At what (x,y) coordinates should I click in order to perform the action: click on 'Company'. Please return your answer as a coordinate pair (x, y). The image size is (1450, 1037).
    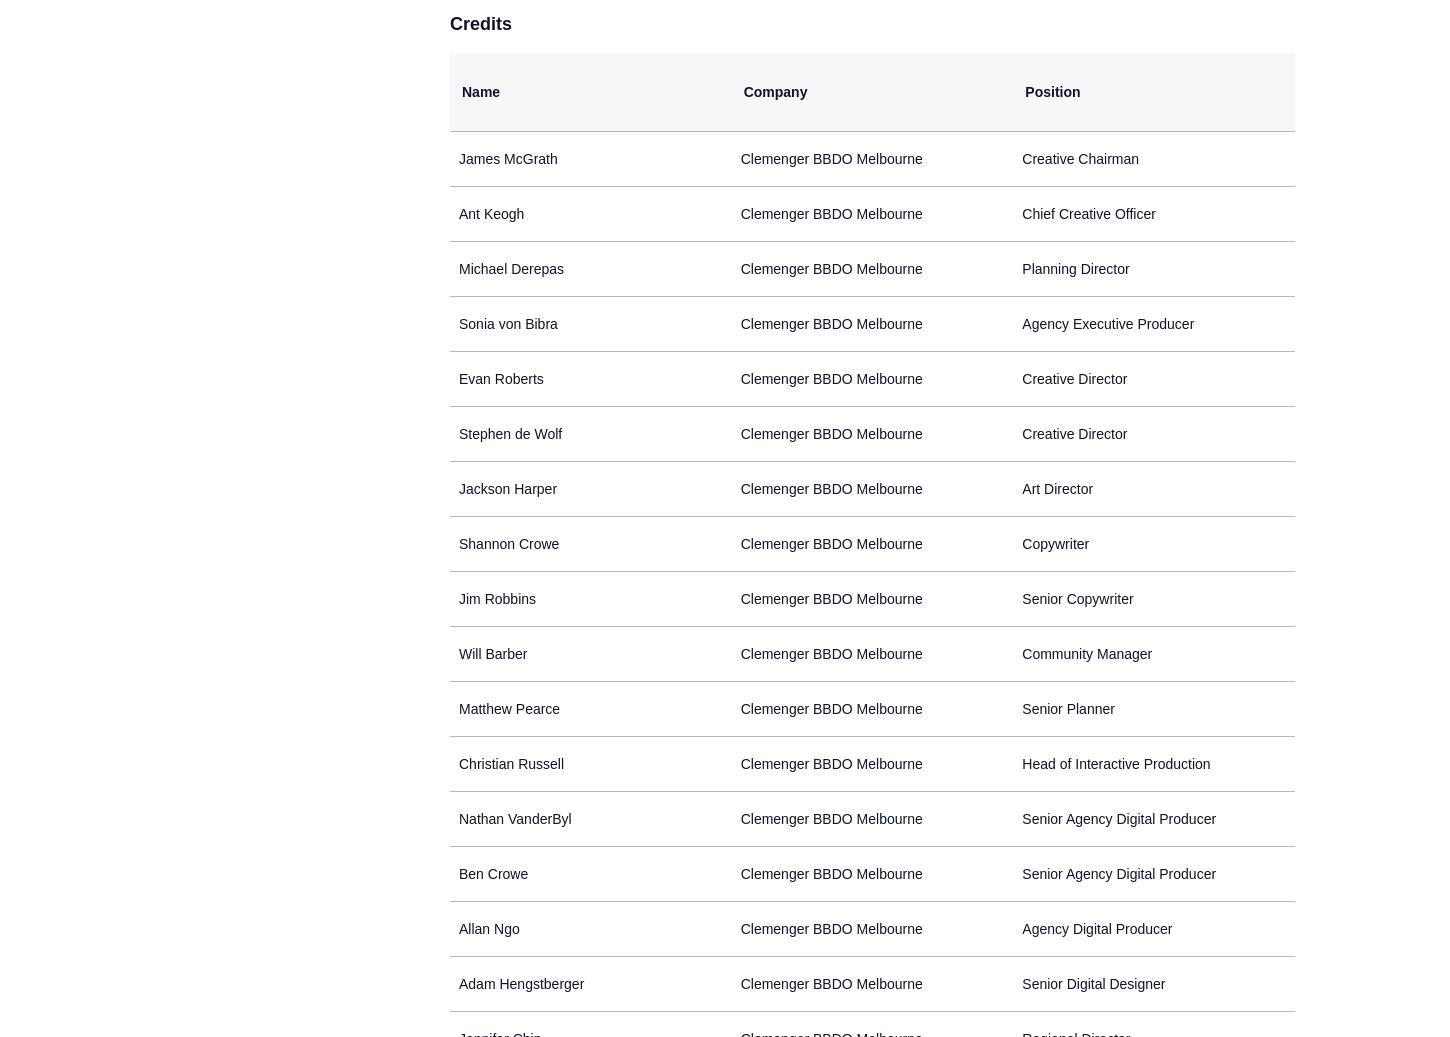
    Looking at the image, I should click on (775, 90).